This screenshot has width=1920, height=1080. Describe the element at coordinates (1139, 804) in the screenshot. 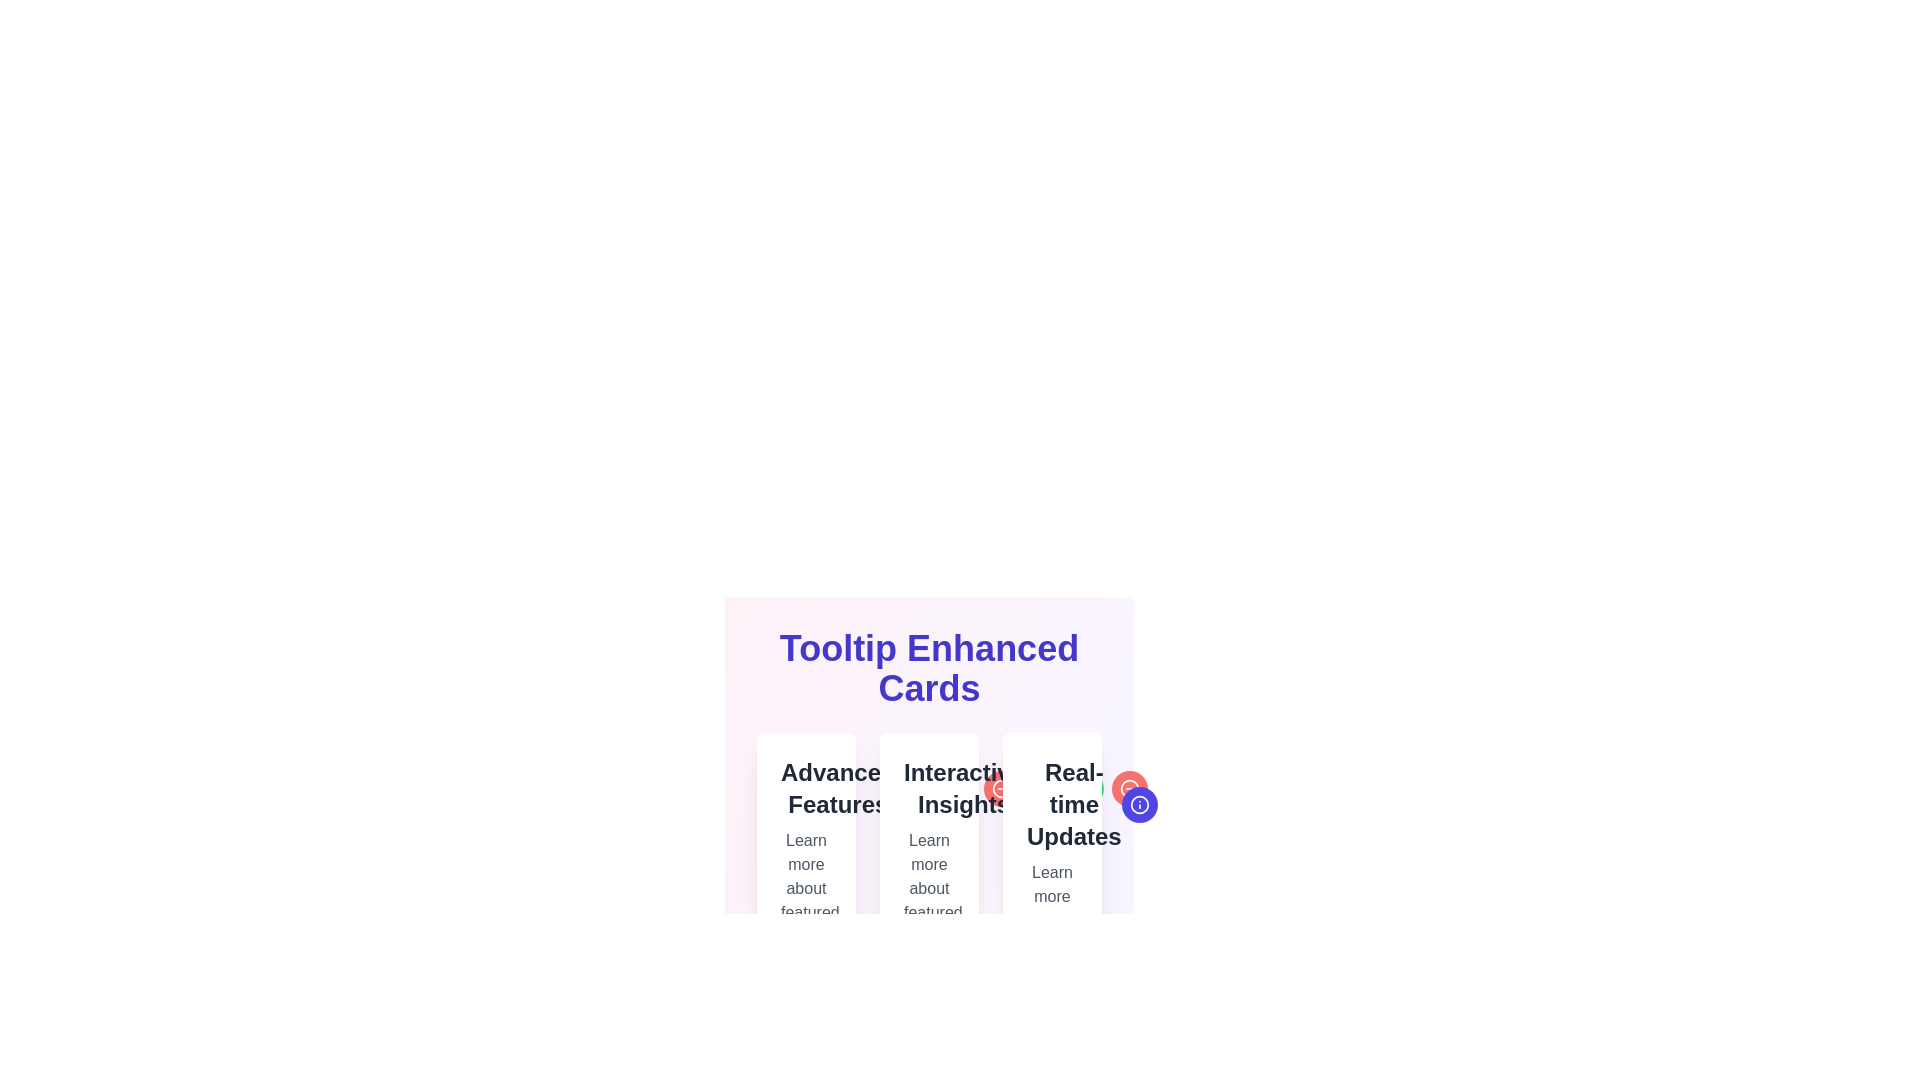

I see `the informational indicator icon located in the upper-right corner of the 'Real-time Updates' card, which is inside a blue circular button` at that location.